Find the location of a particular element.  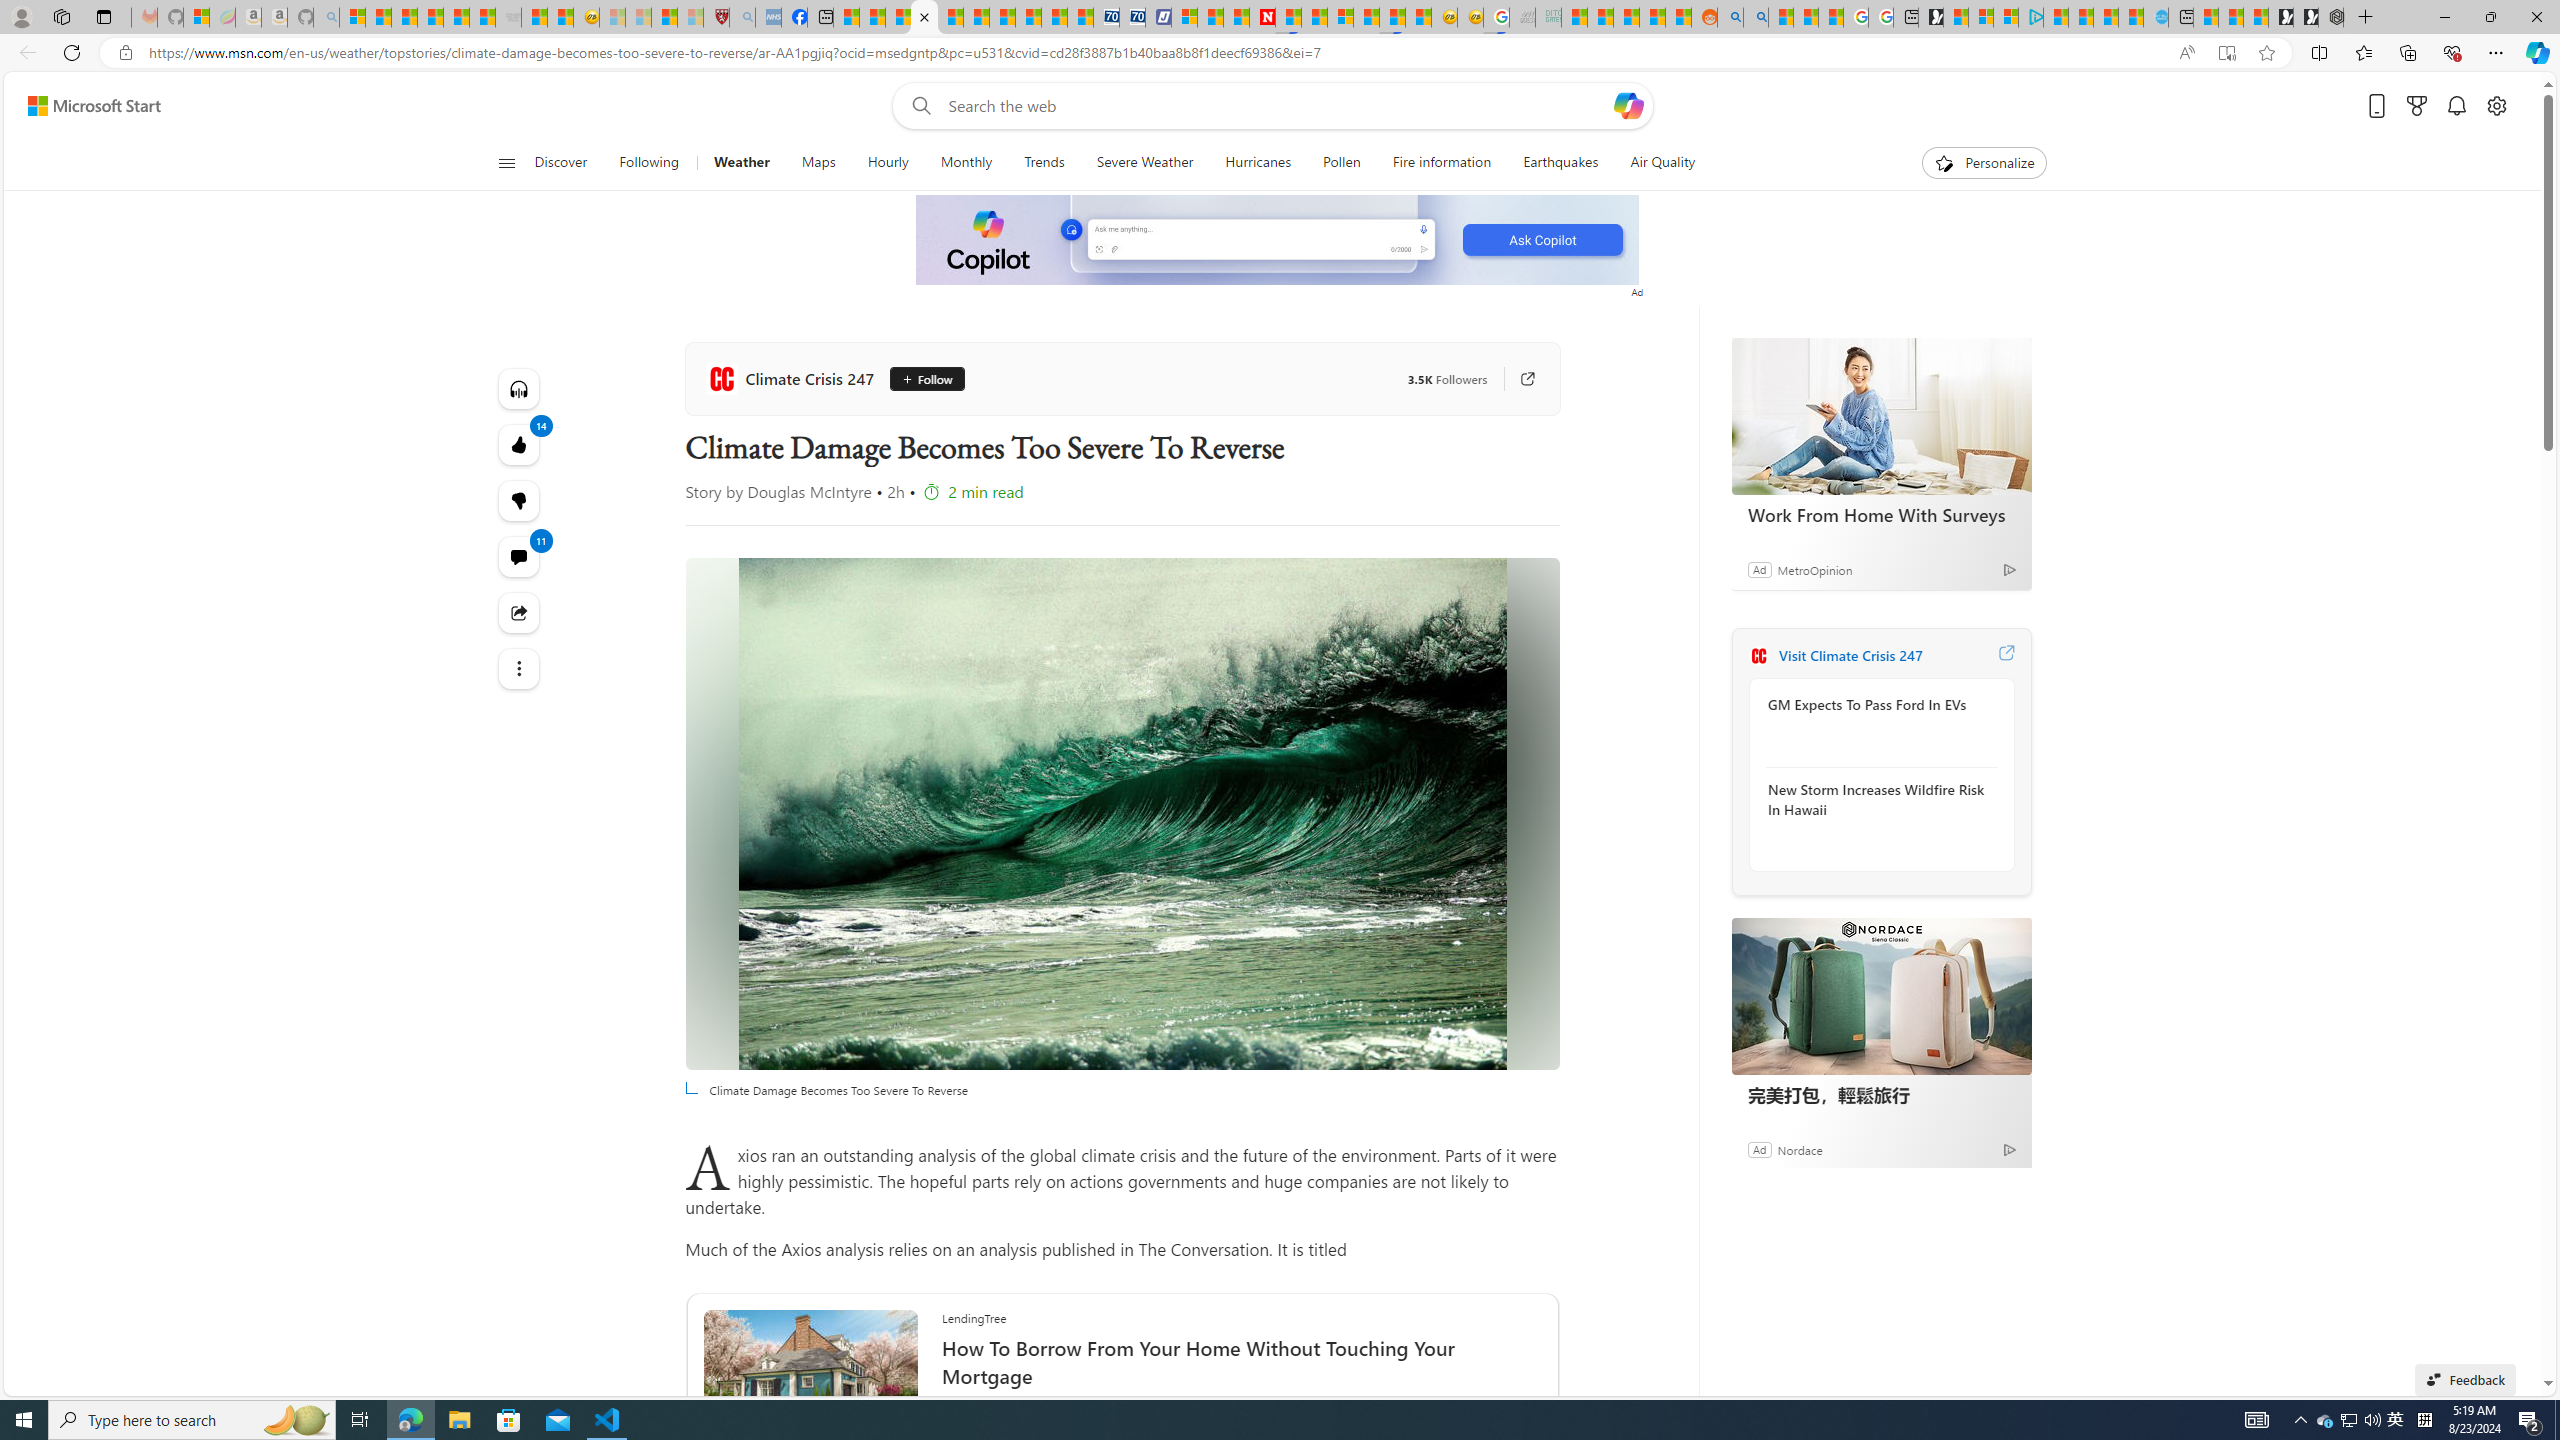

'Earthquakes' is located at coordinates (1561, 162).